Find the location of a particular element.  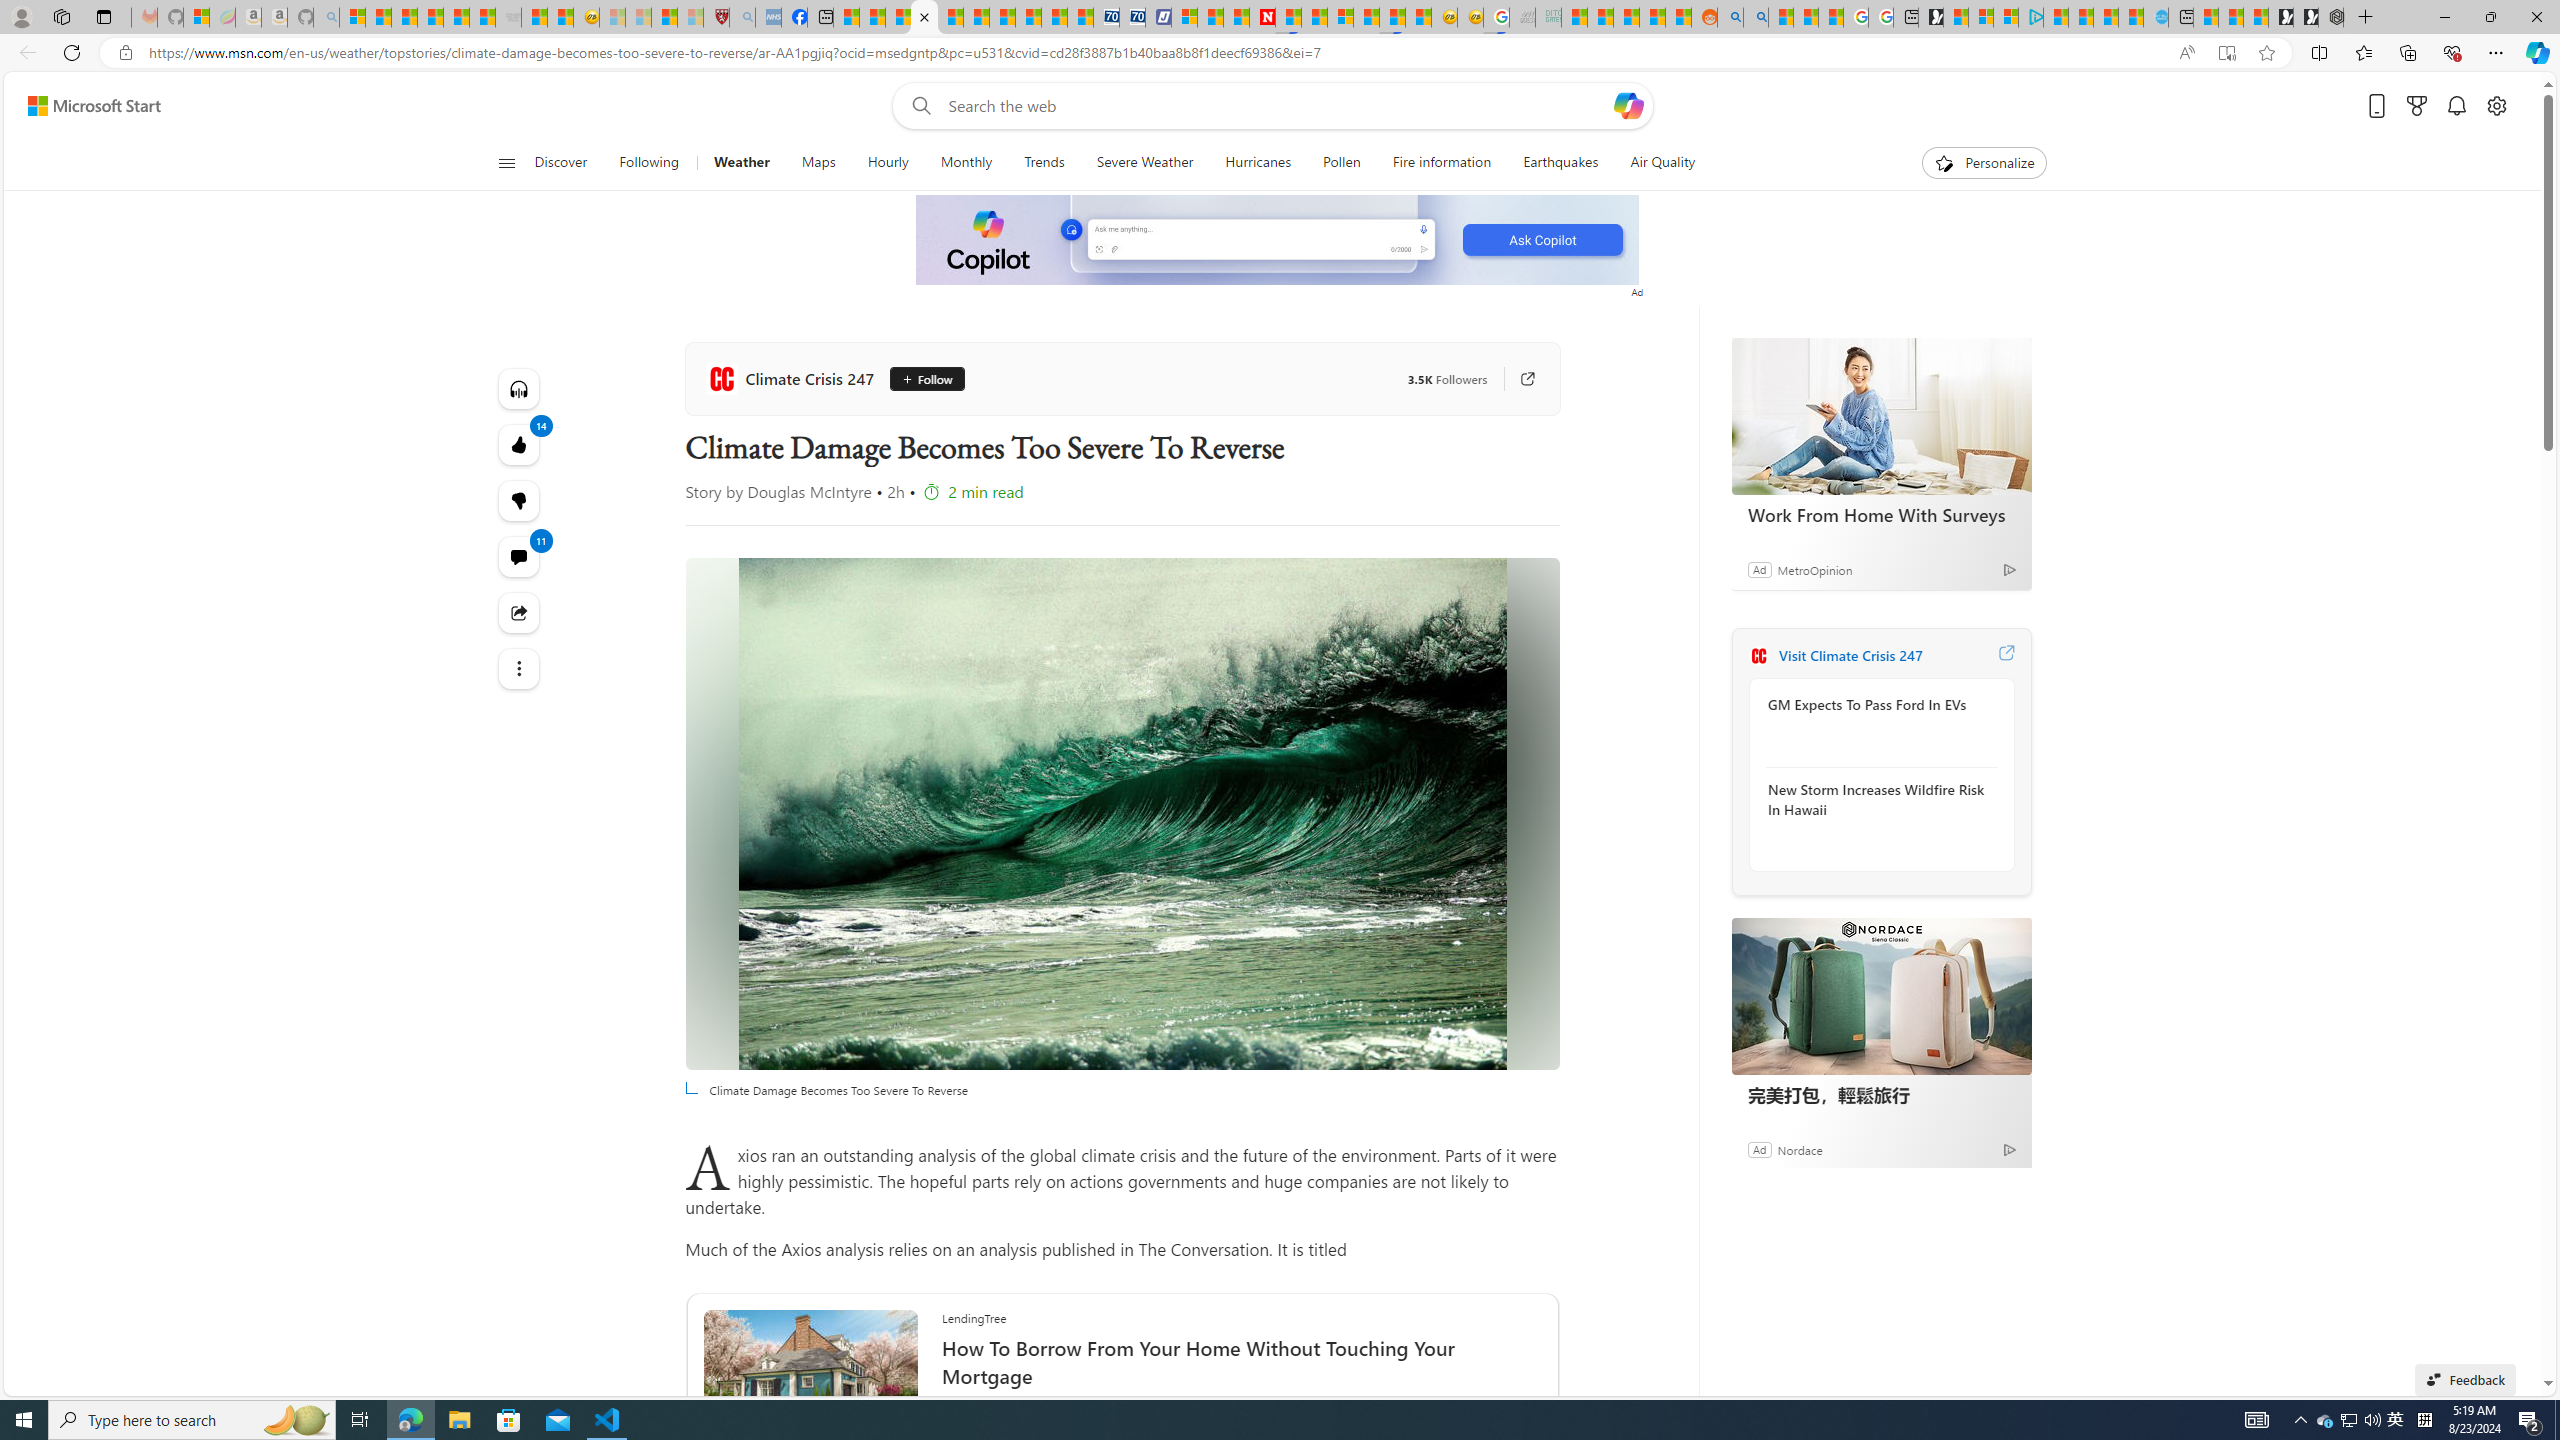

'Earthquakes' is located at coordinates (1561, 162).